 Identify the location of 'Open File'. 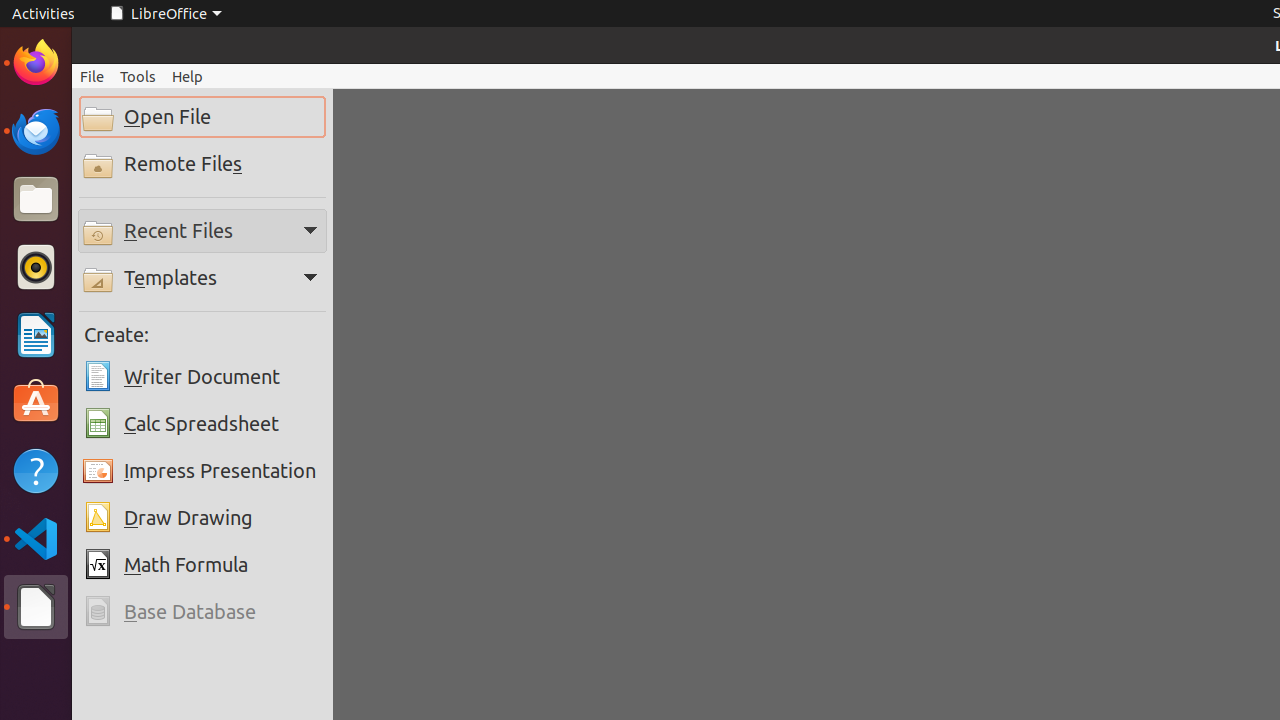
(202, 117).